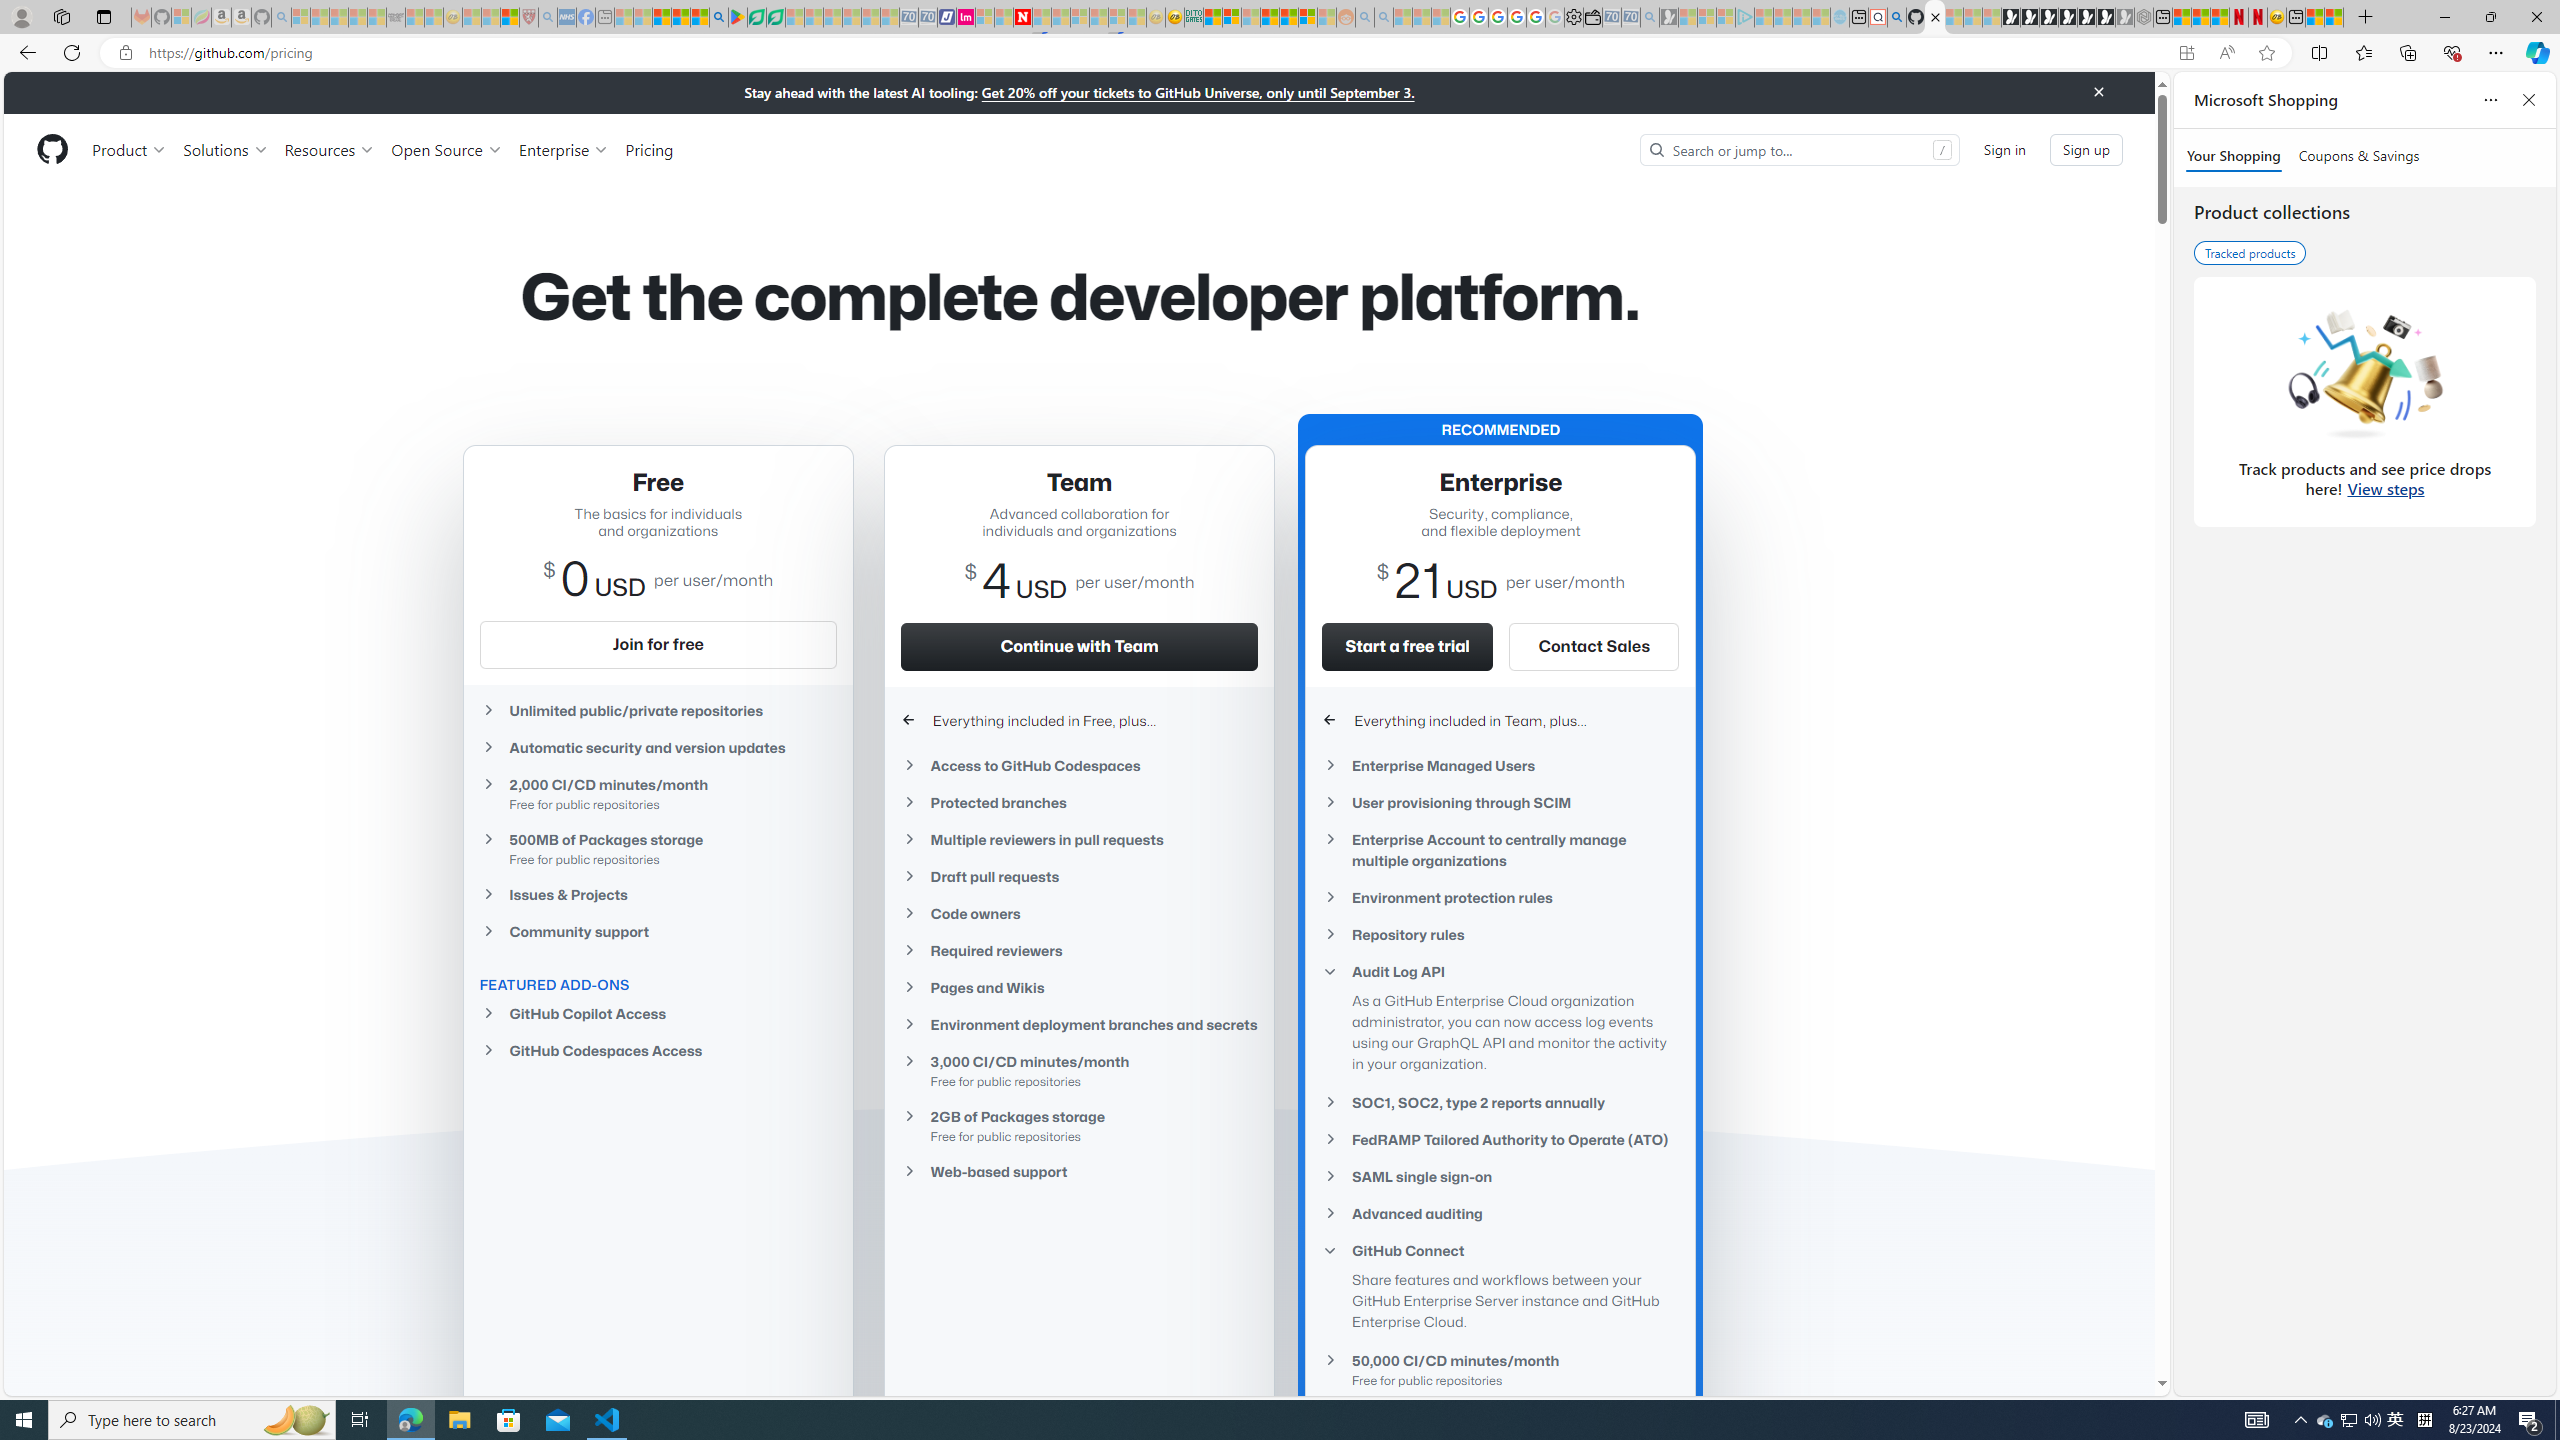  I want to click on 'Terms of Use Agreement', so click(757, 16).